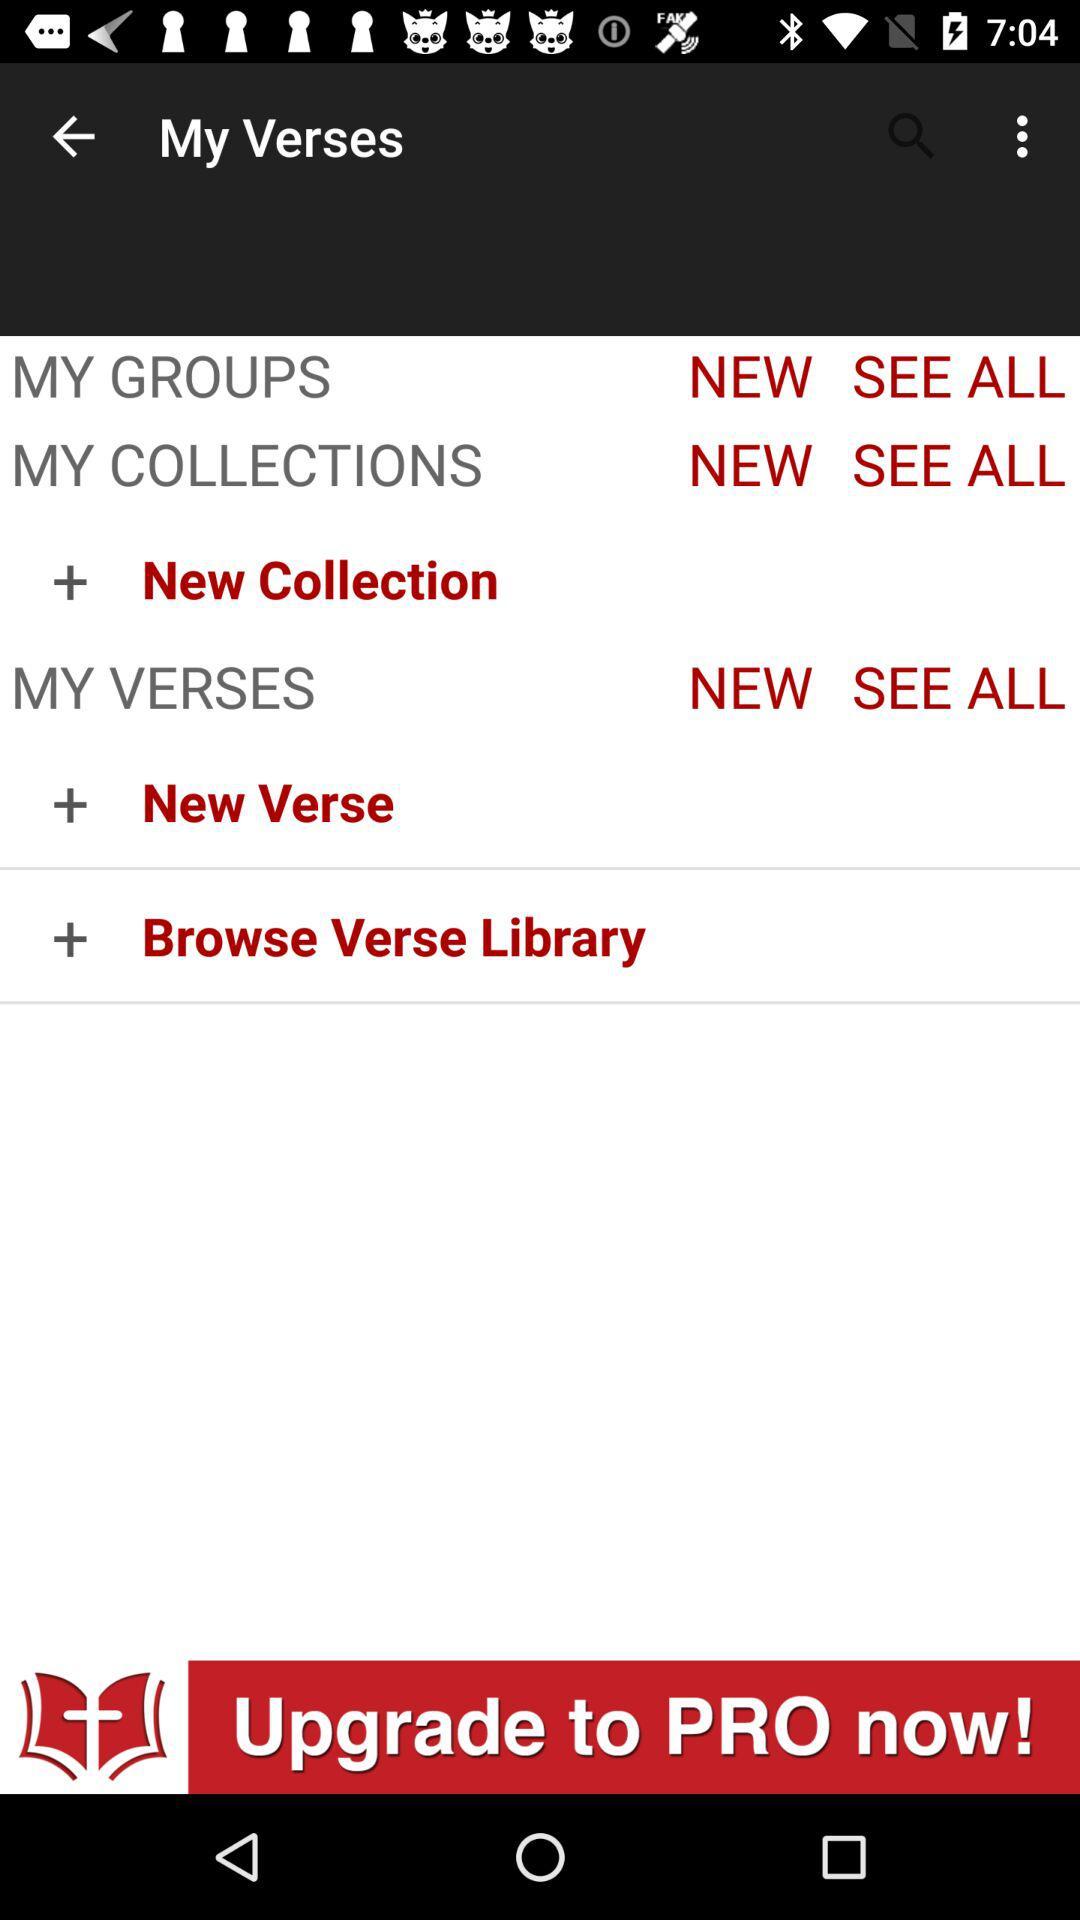 This screenshot has width=1080, height=1920. I want to click on the text right to text my groups, so click(744, 379).